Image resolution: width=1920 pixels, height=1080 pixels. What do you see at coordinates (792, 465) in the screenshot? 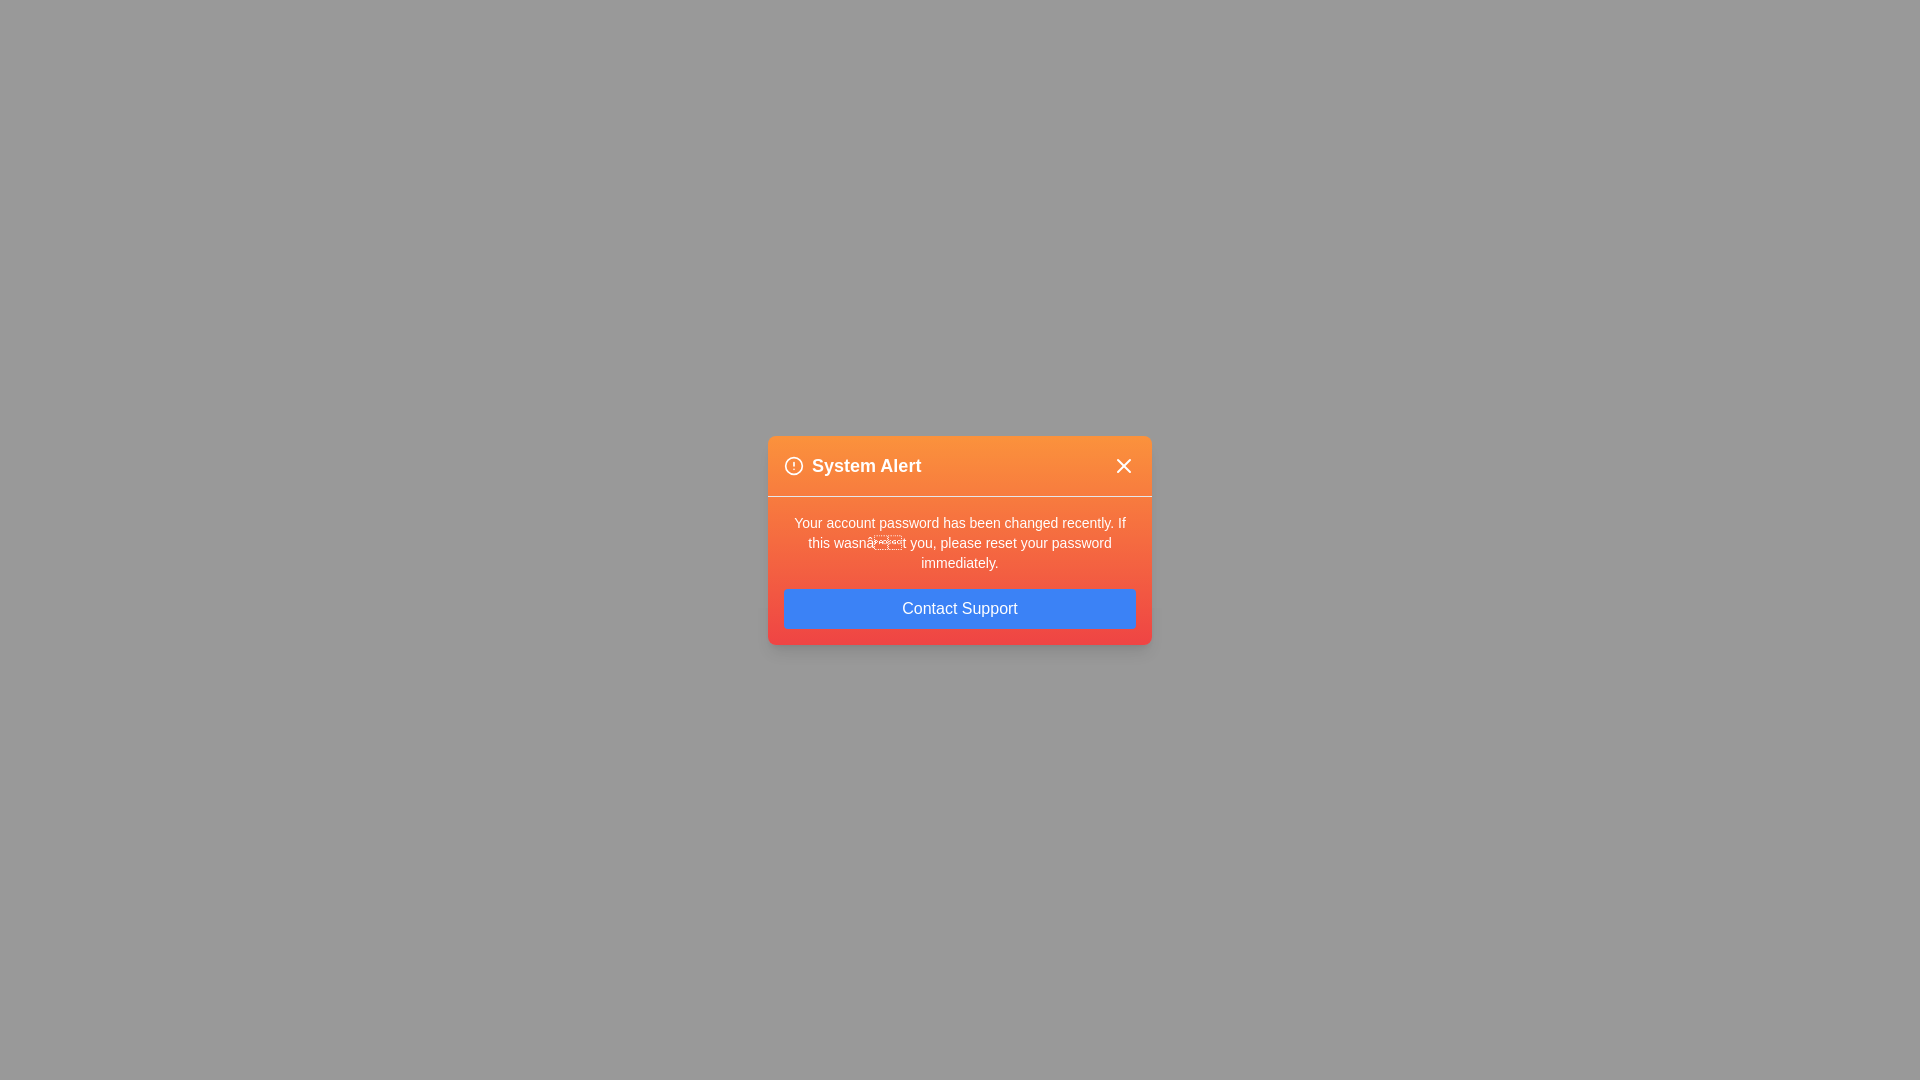
I see `the alert icon to inspect it` at bounding box center [792, 465].